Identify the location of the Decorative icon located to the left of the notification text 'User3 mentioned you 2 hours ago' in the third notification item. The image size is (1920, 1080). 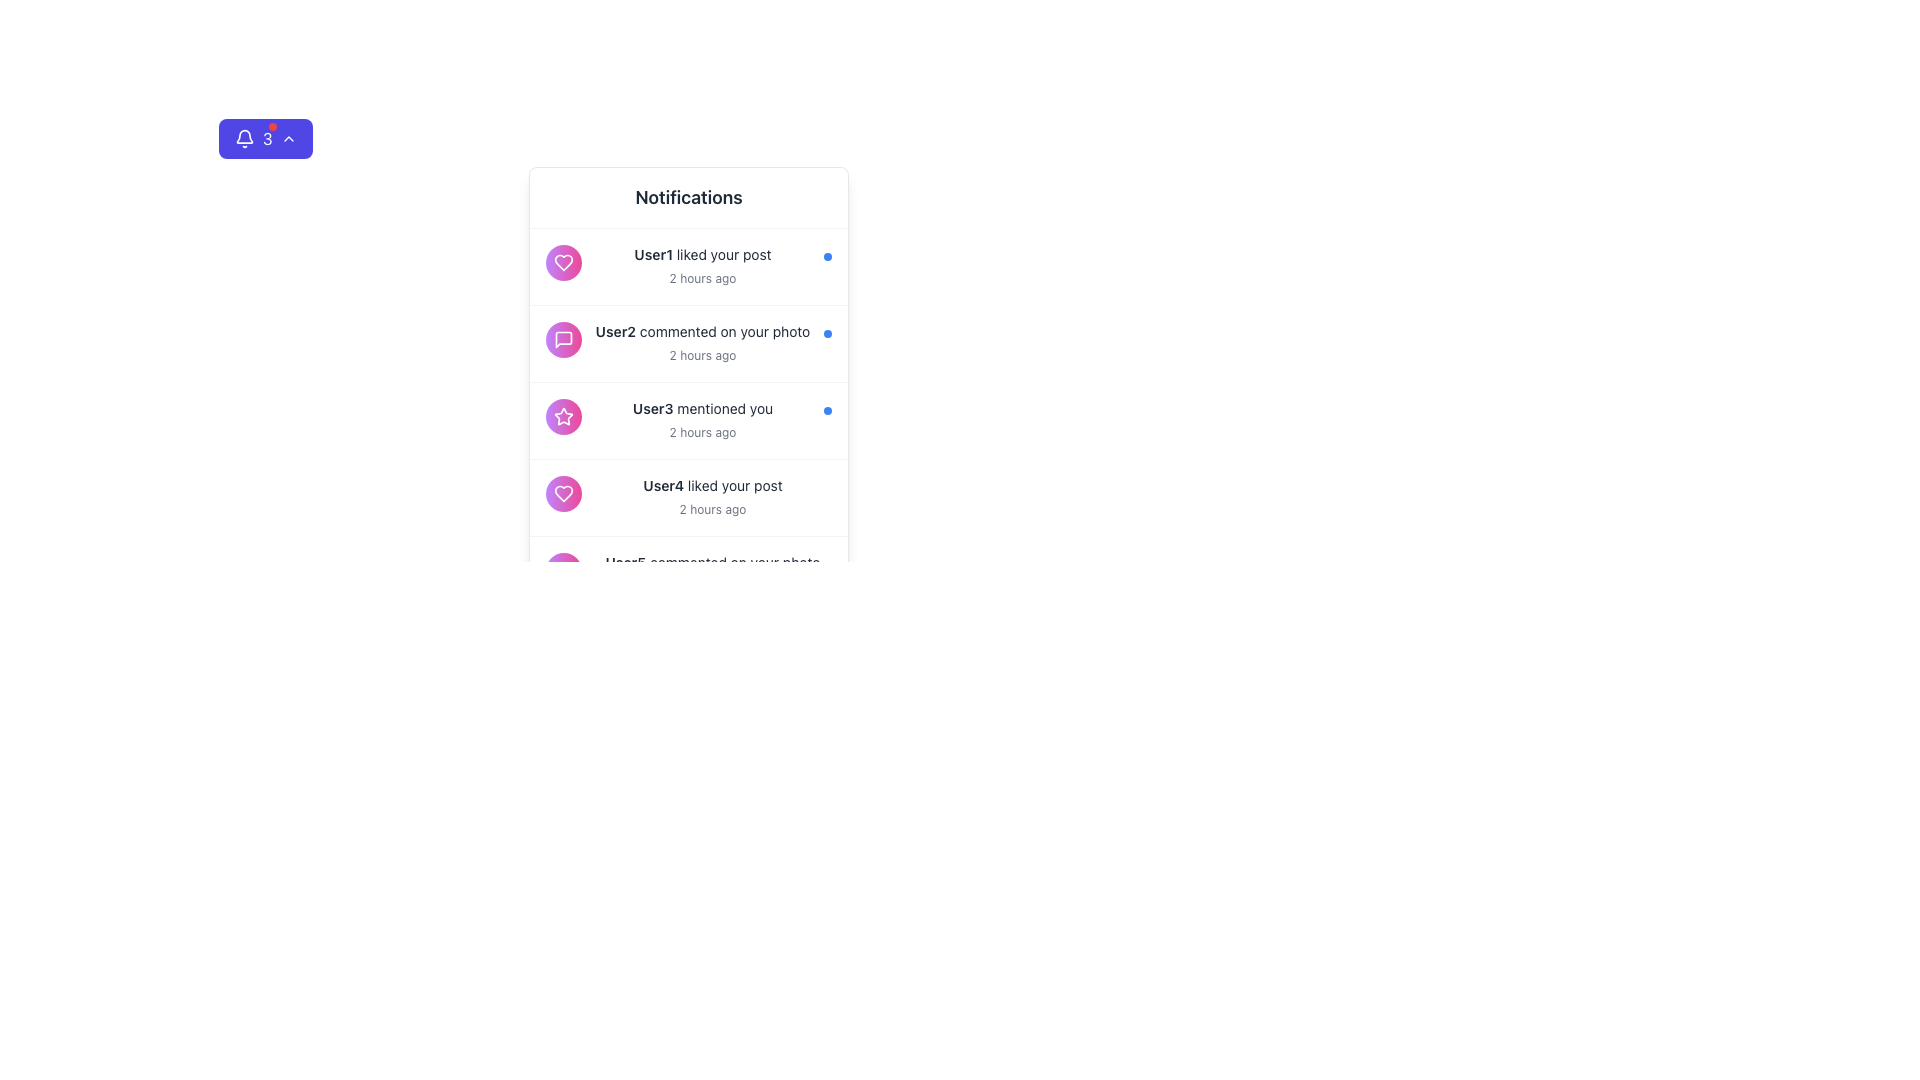
(563, 415).